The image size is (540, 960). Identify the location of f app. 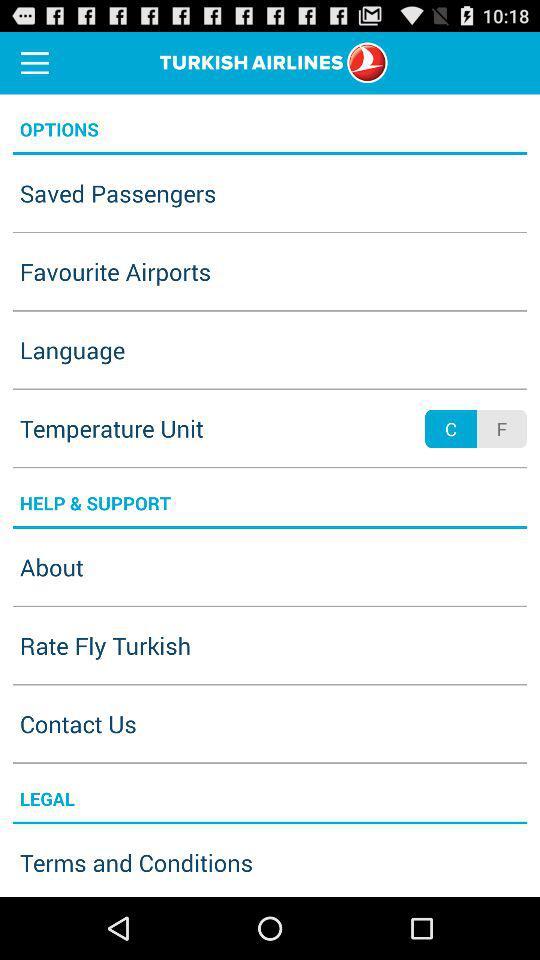
(500, 429).